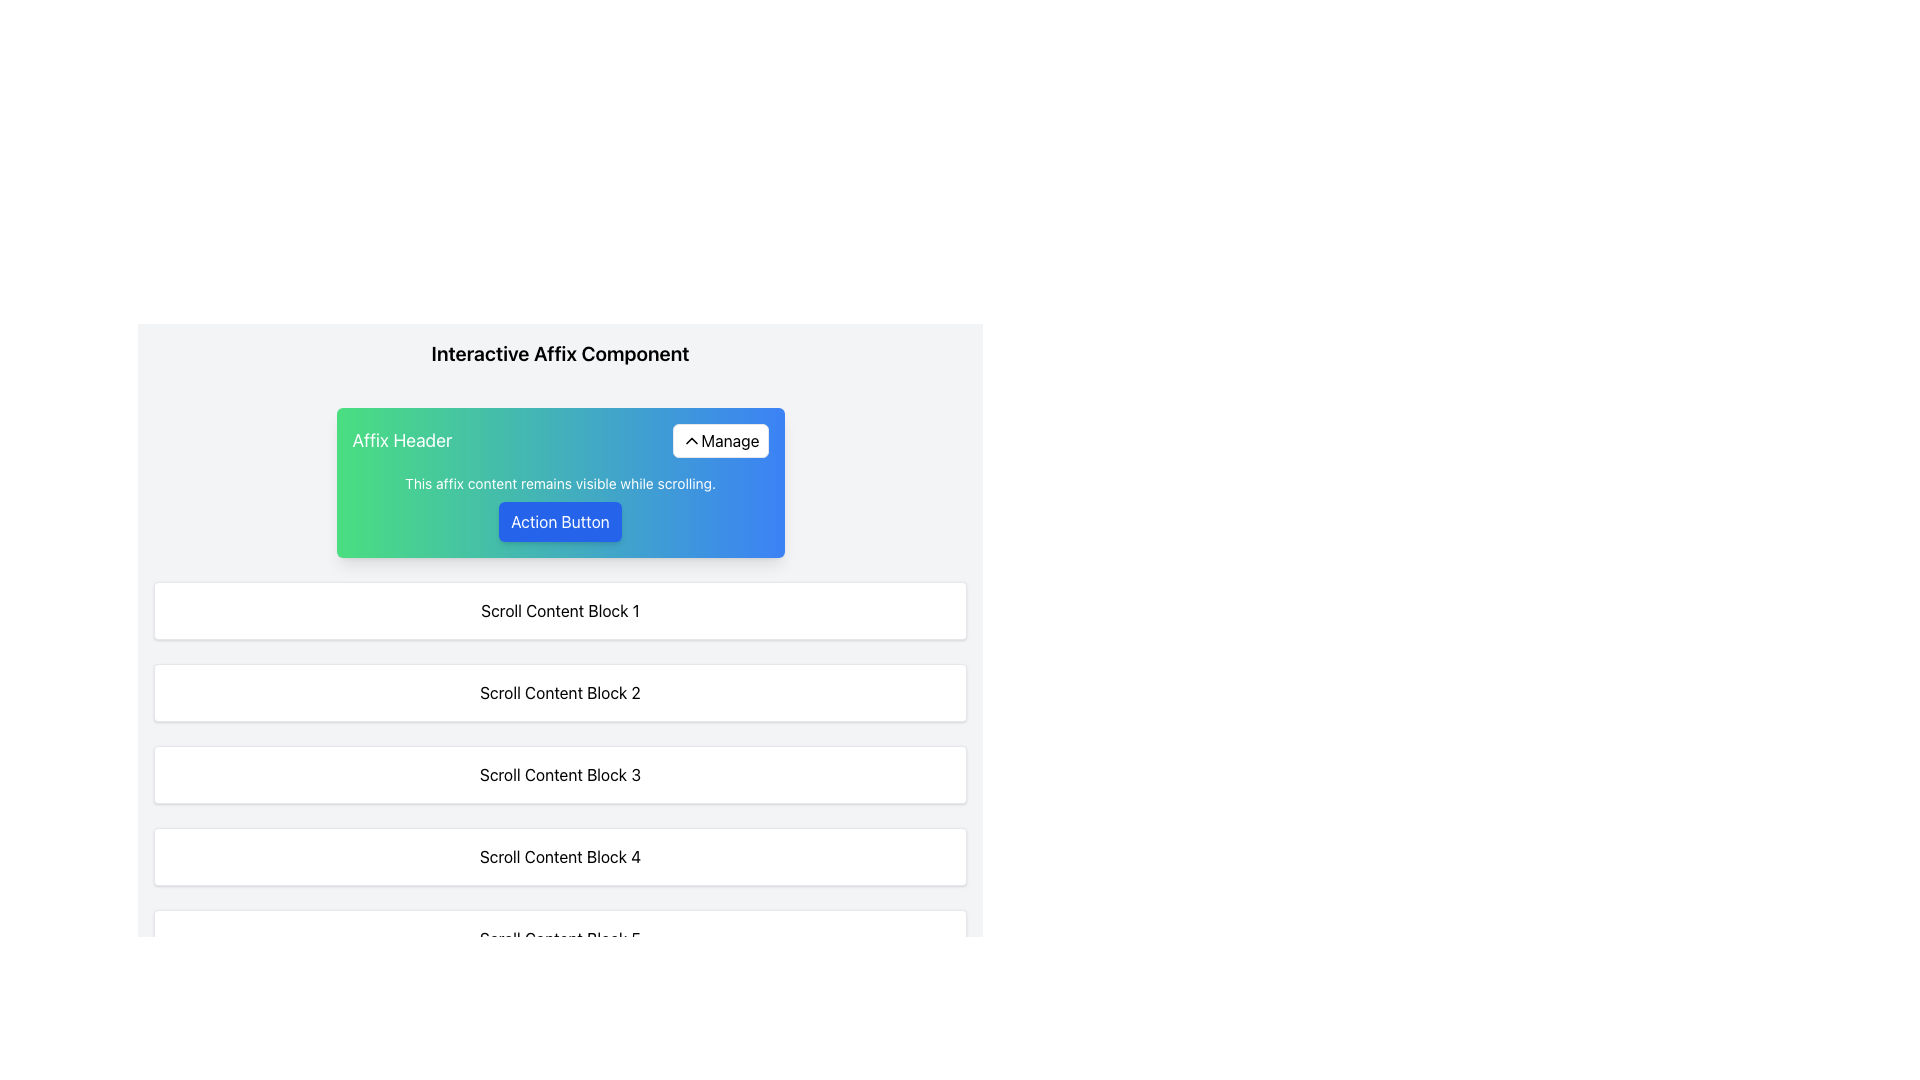 The width and height of the screenshot is (1920, 1080). Describe the element at coordinates (401, 439) in the screenshot. I see `displayed text of the heading labeled 'Affix Header' which is in bold white font against a gradient background` at that location.